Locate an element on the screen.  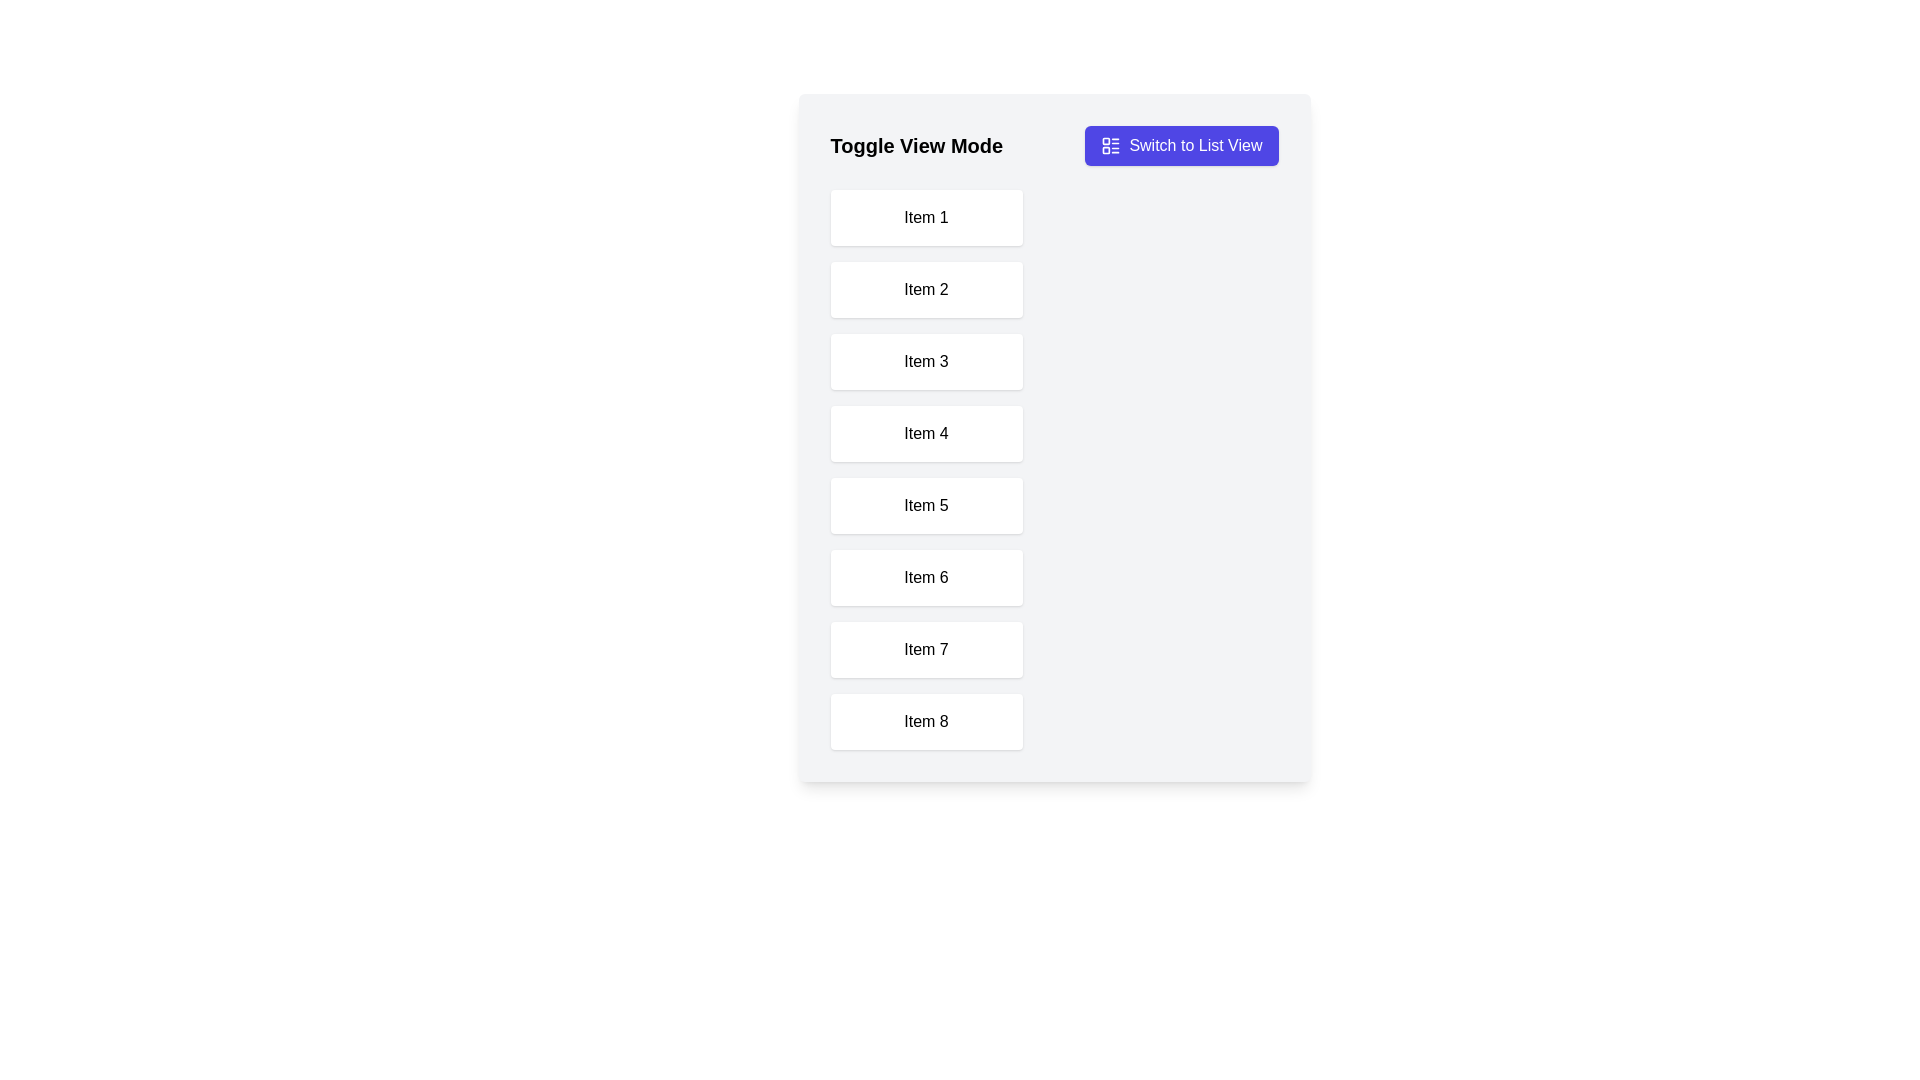
the 'Switch to List View' button to toggle the view mode is located at coordinates (1181, 145).